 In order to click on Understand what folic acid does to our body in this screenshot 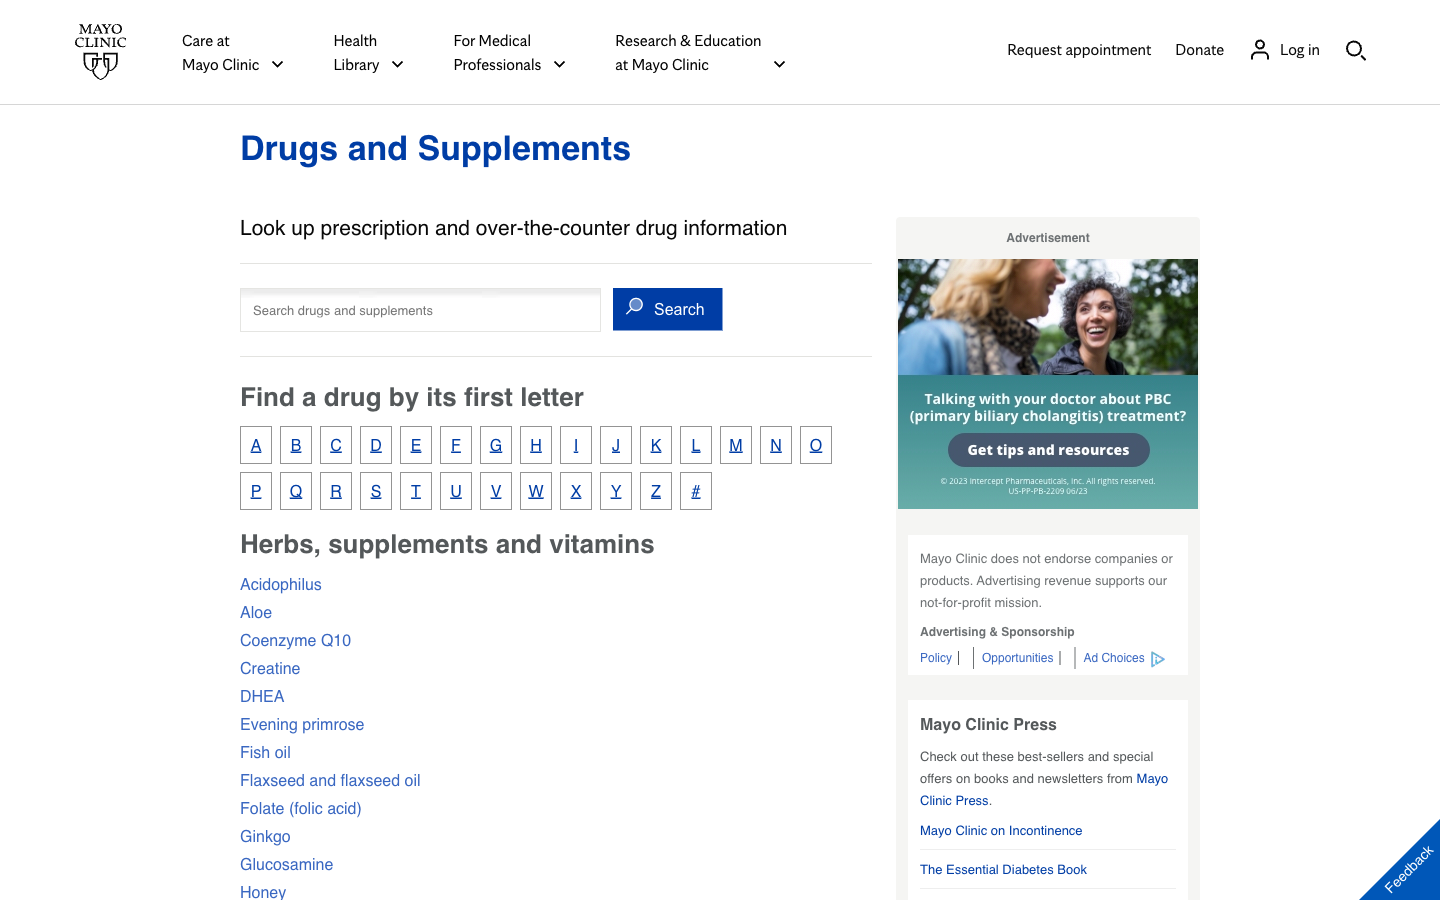, I will do `click(299, 807)`.